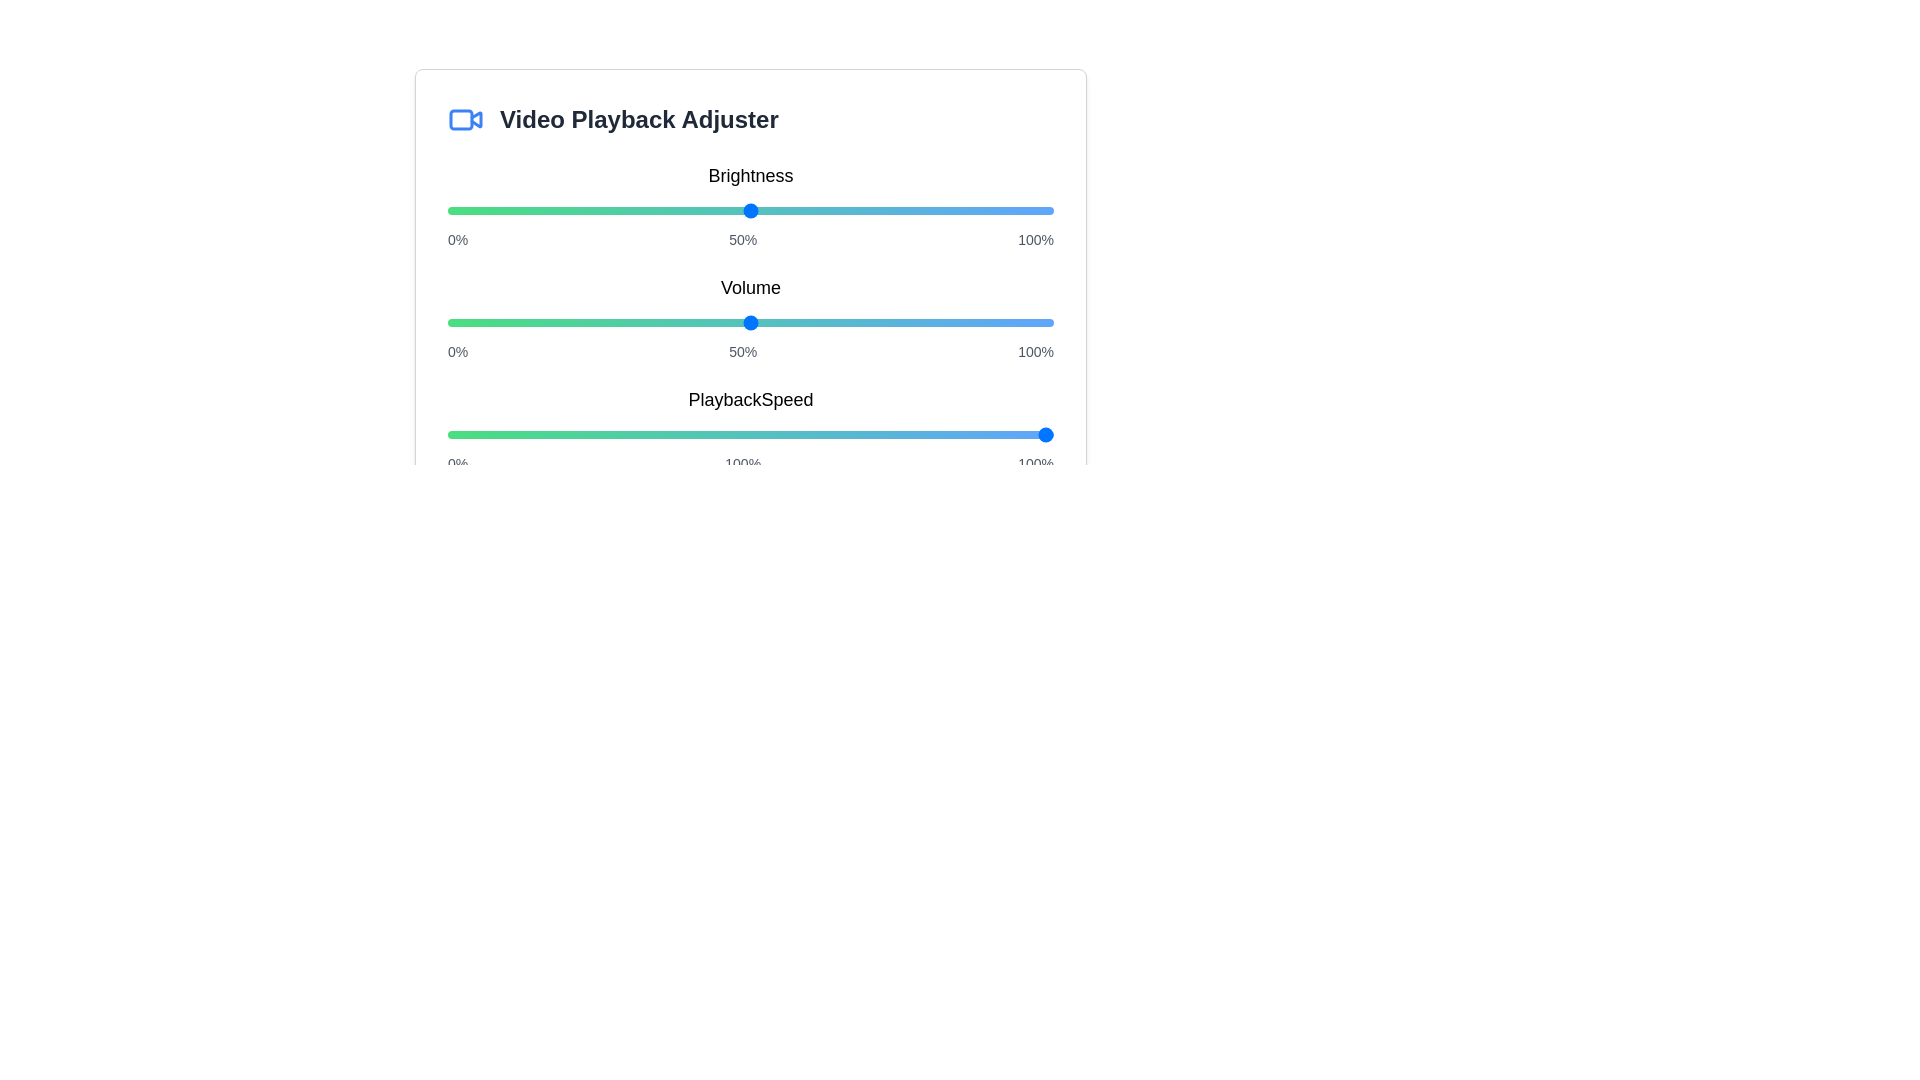 This screenshot has width=1920, height=1080. Describe the element at coordinates (913, 434) in the screenshot. I see `the playback speed slider to 77%` at that location.